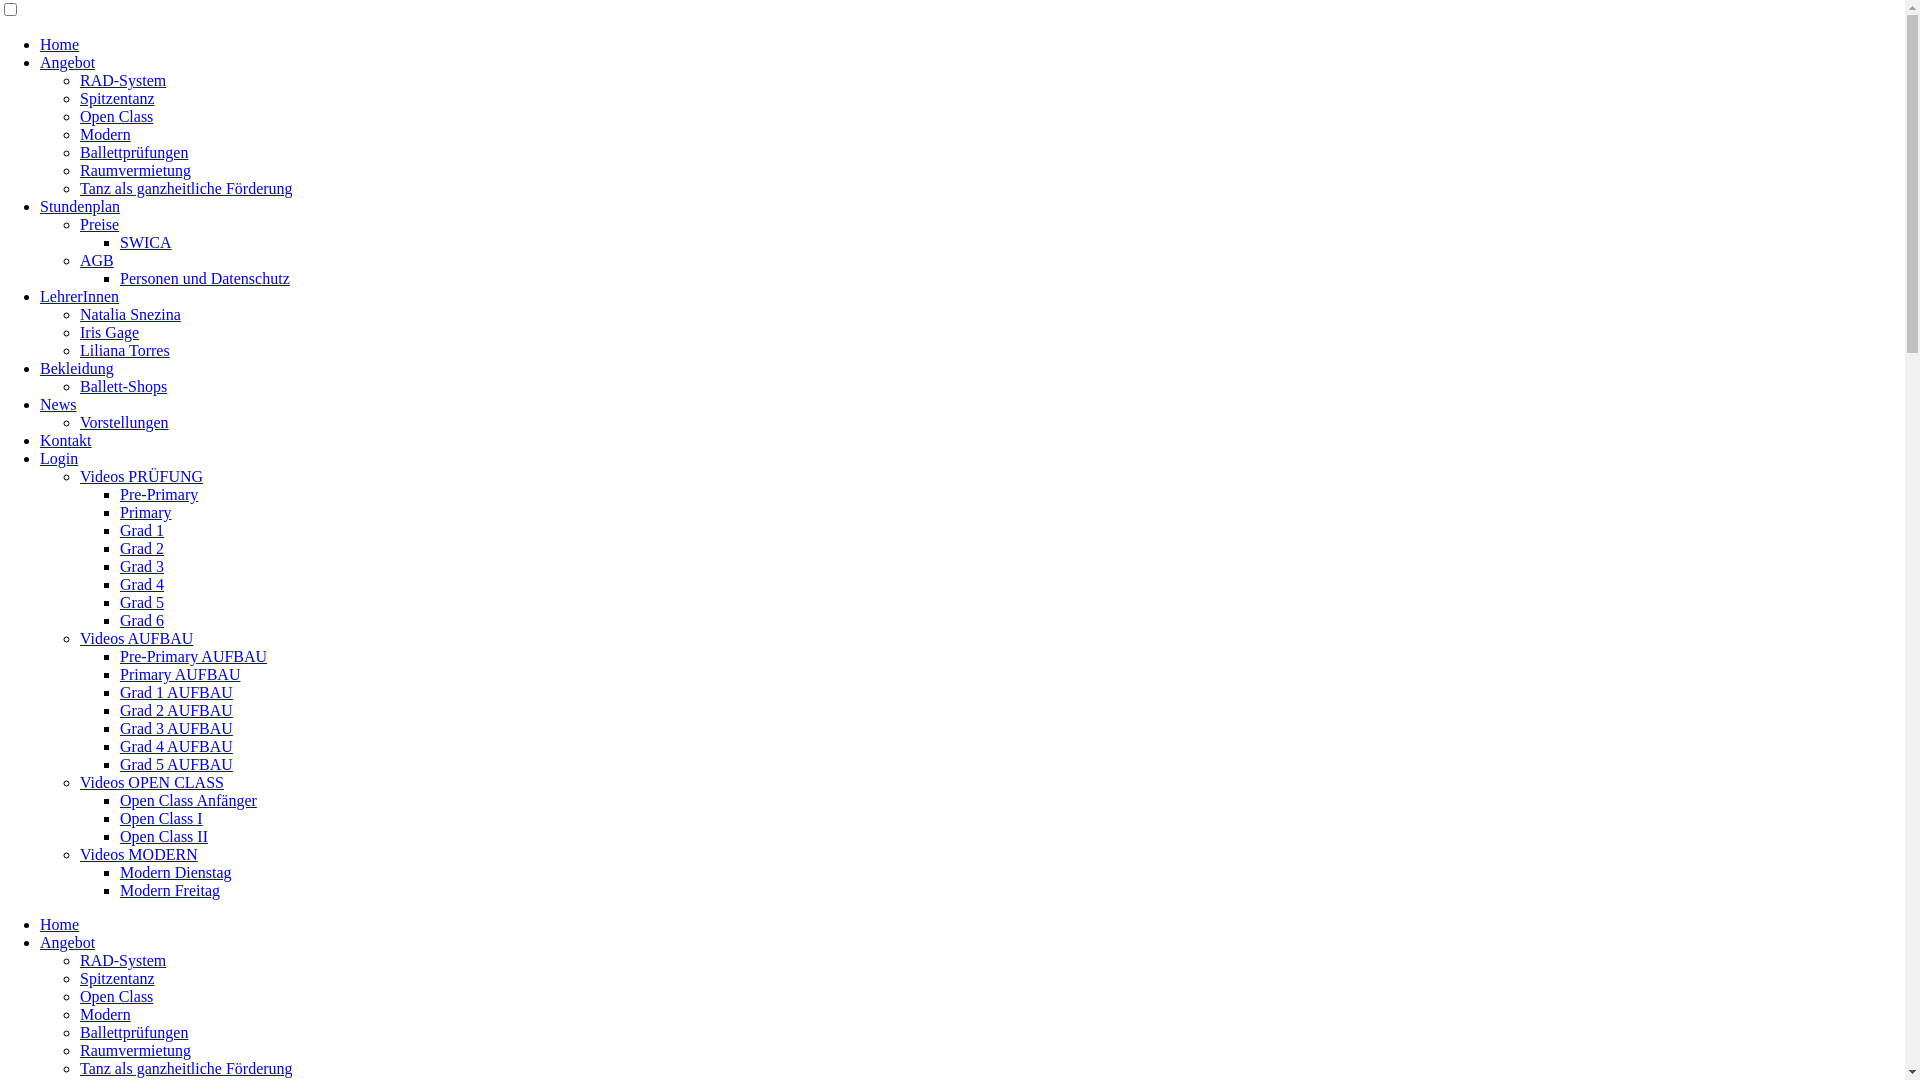  I want to click on 'Raumvermietung', so click(134, 1049).